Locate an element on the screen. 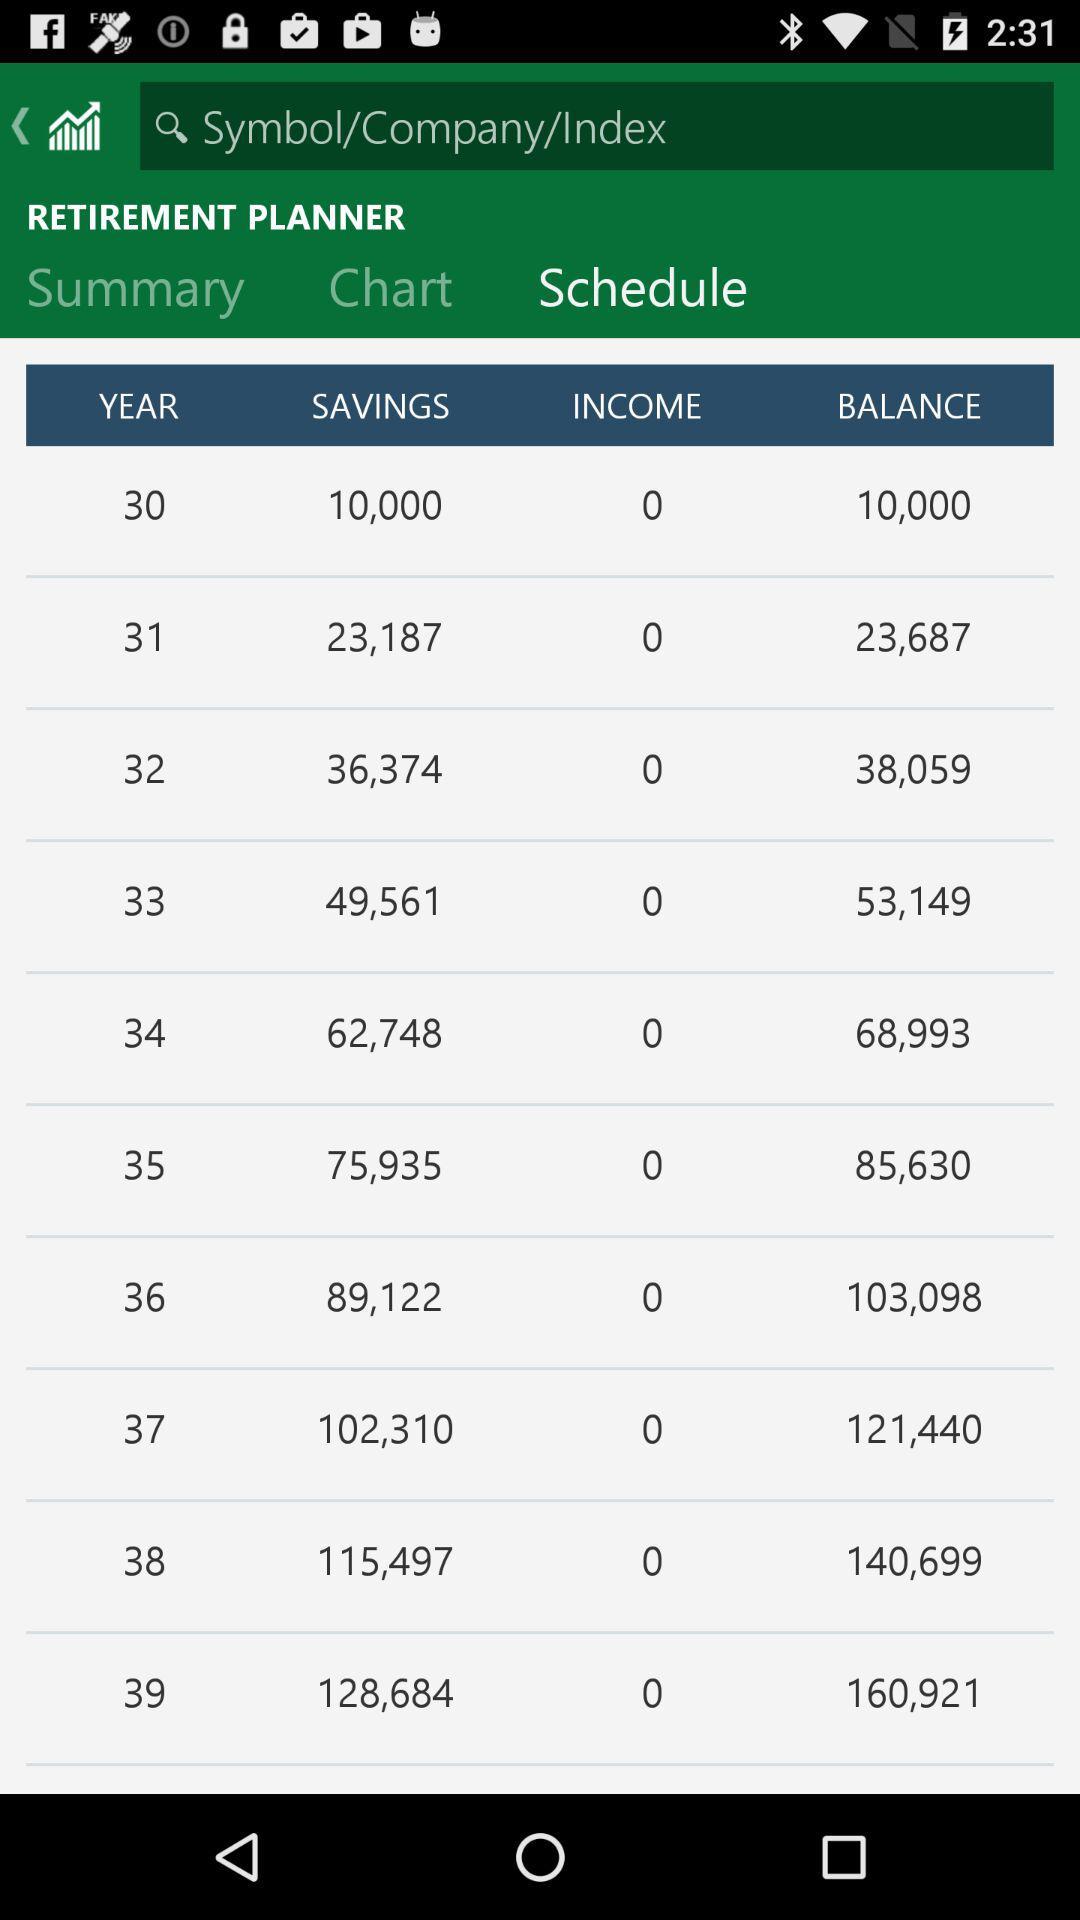 The image size is (1080, 1920). search for symbol company or index input box is located at coordinates (596, 124).